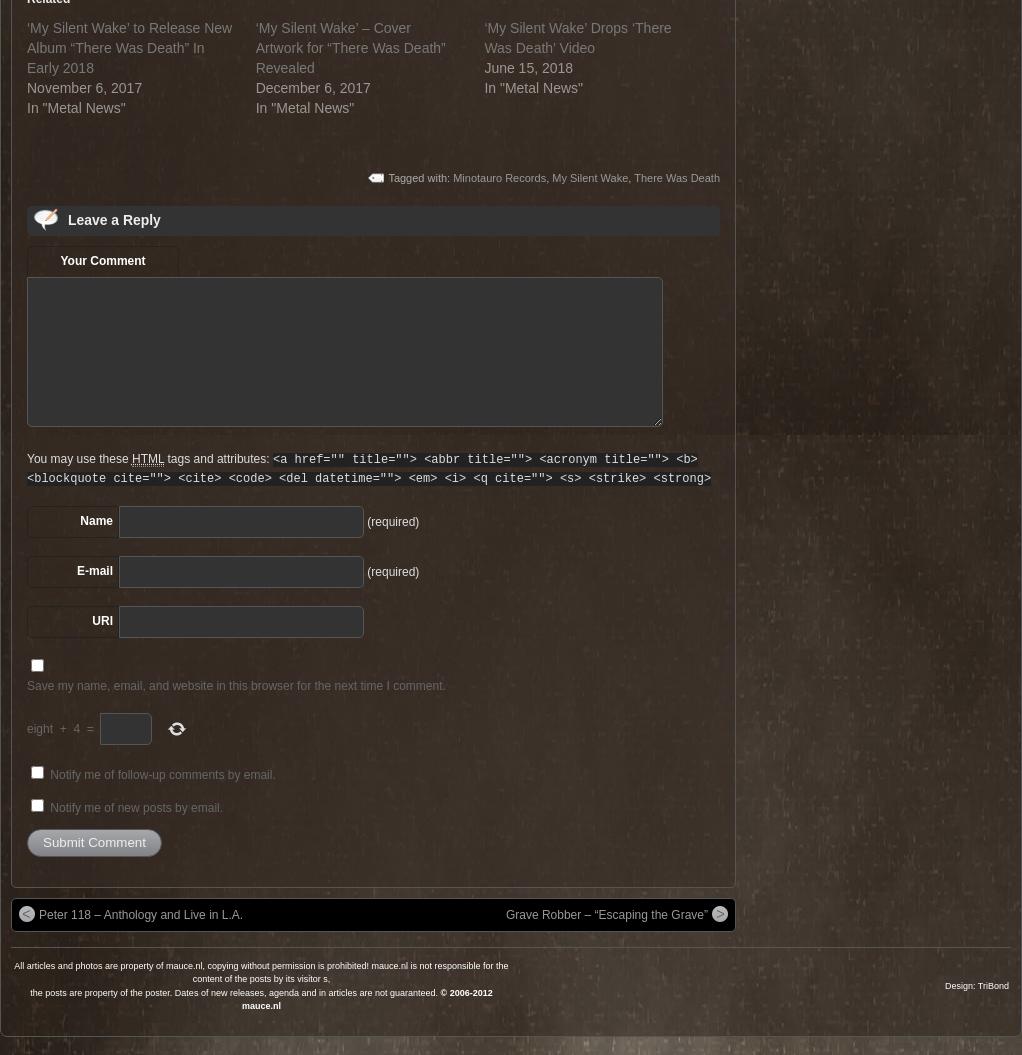 This screenshot has width=1022, height=1055. I want to click on 'Your Comment', so click(101, 259).